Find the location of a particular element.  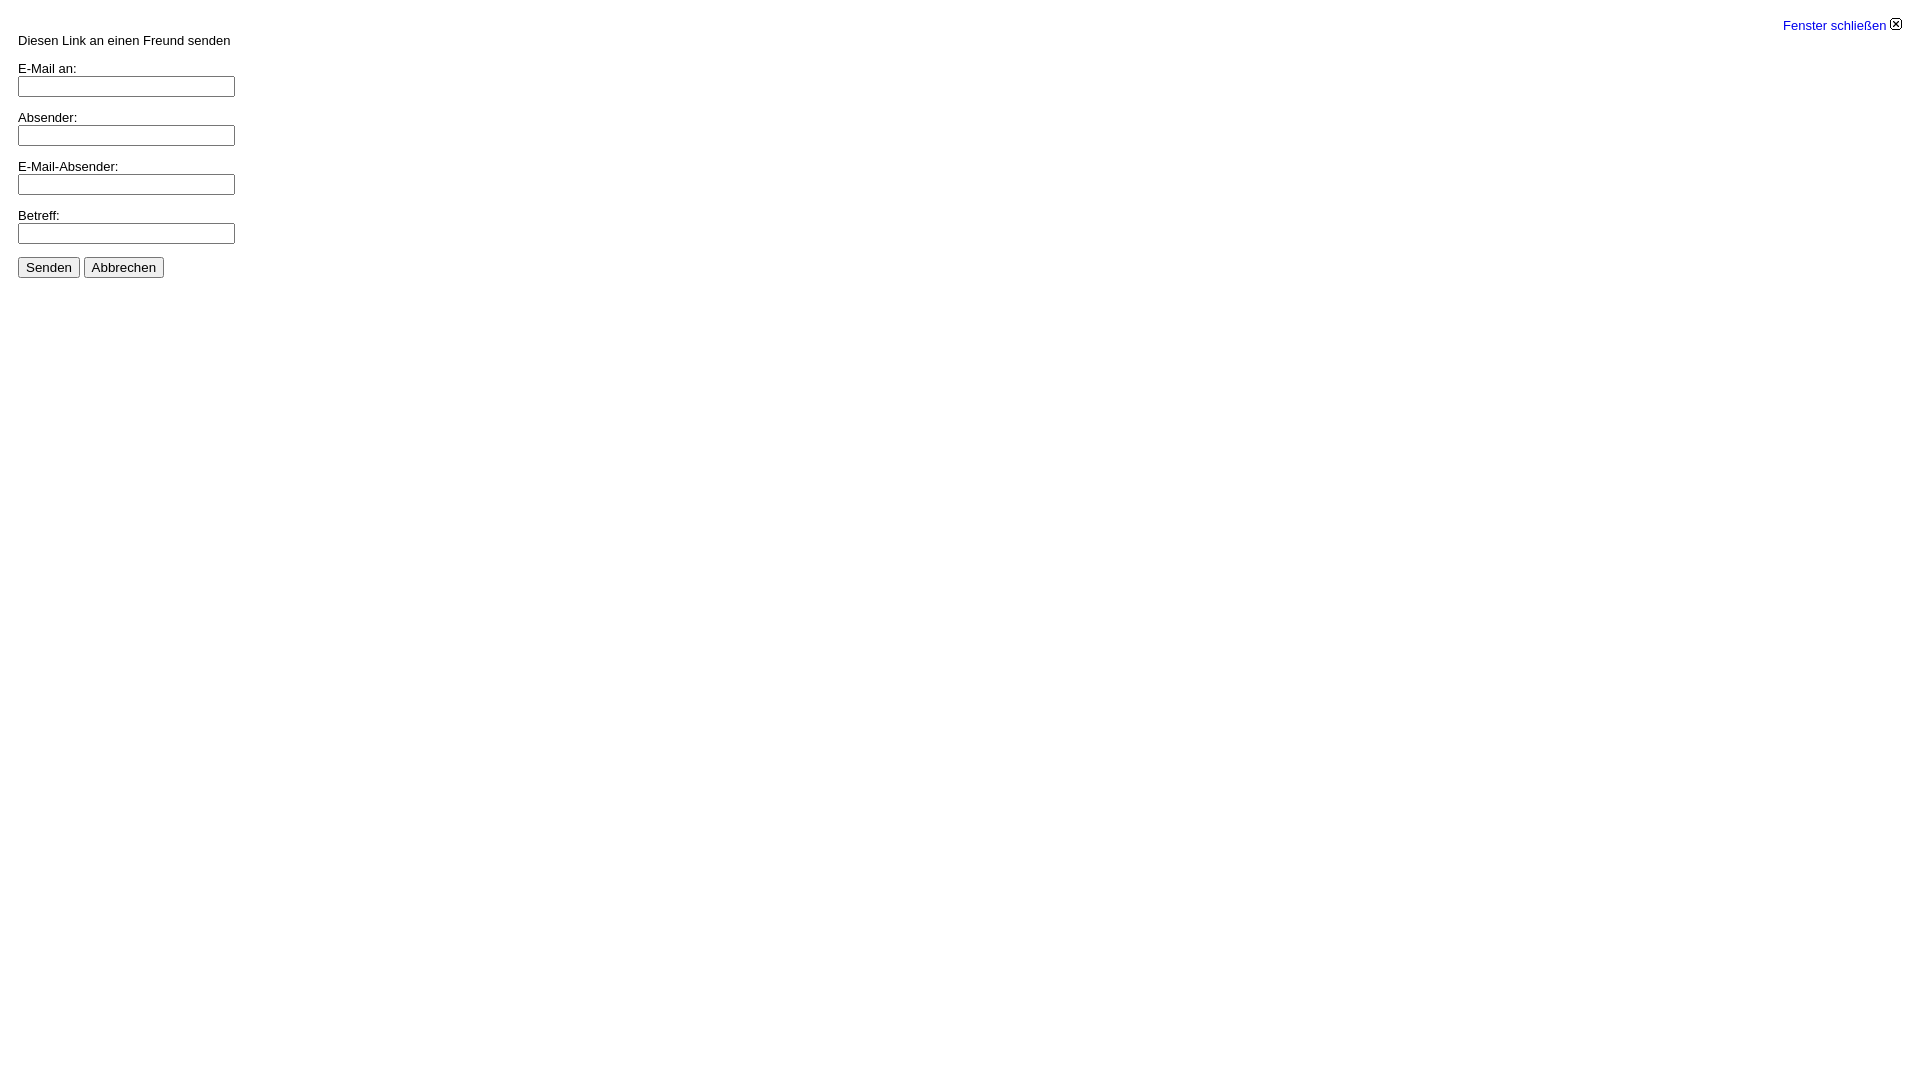

'Senden' is located at coordinates (48, 266).